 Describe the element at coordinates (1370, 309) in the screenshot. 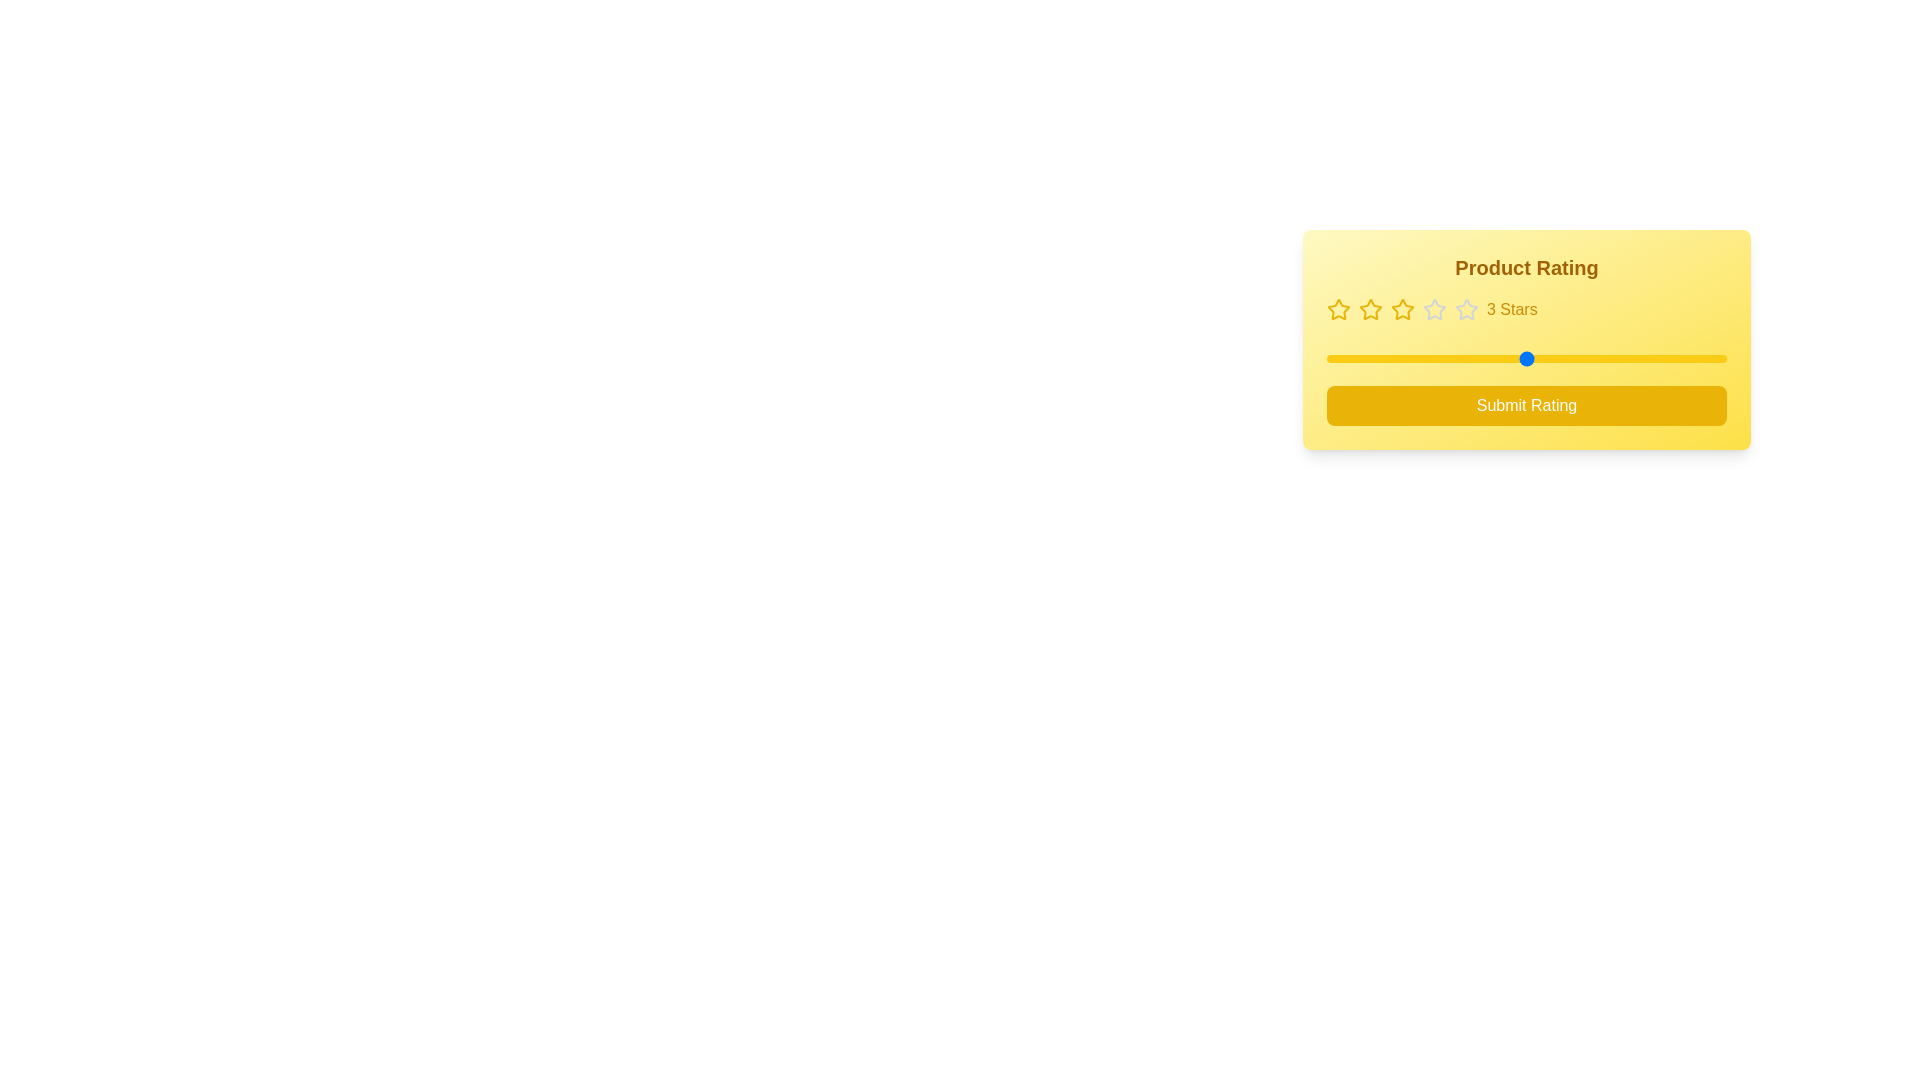

I see `the second star icon in the product rating section, which visually indicates the second level of a rating` at that location.